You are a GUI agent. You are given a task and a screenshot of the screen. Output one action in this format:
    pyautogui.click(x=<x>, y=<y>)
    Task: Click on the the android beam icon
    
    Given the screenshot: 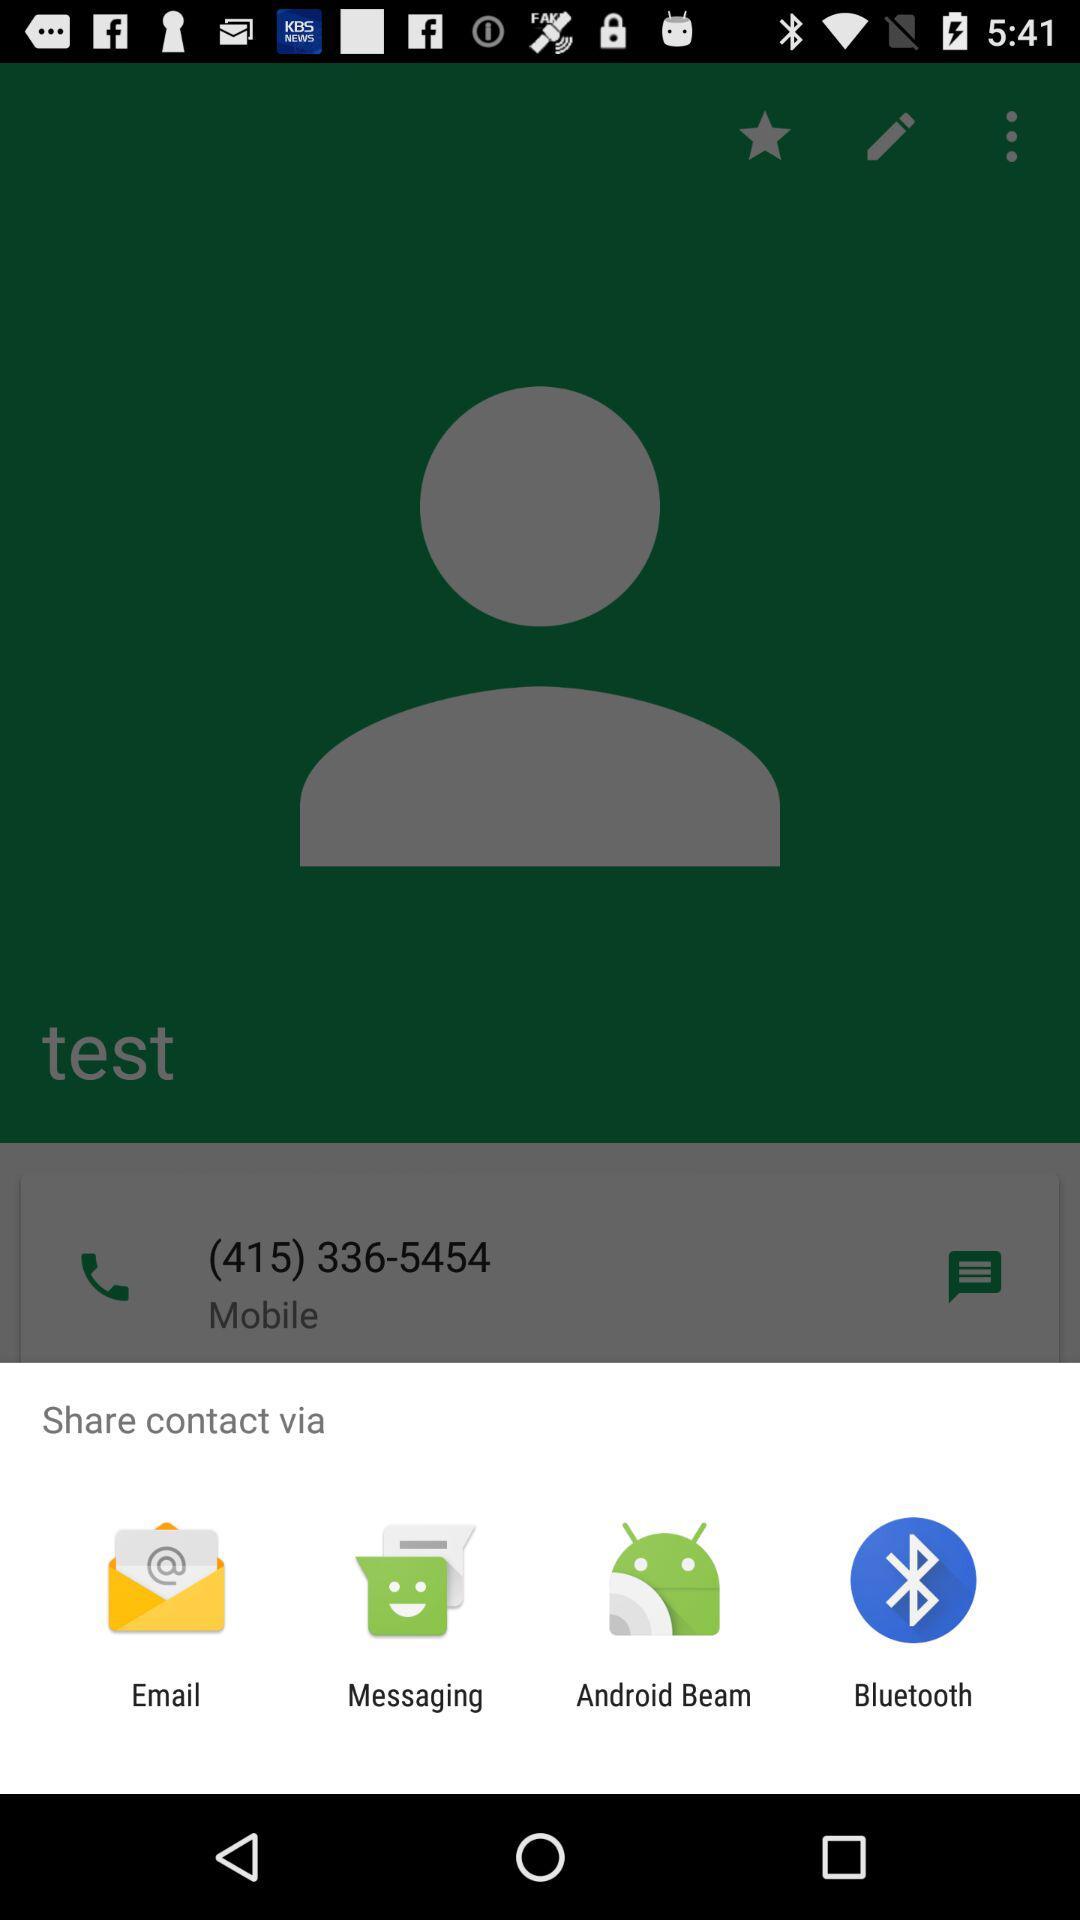 What is the action you would take?
    pyautogui.click(x=664, y=1711)
    